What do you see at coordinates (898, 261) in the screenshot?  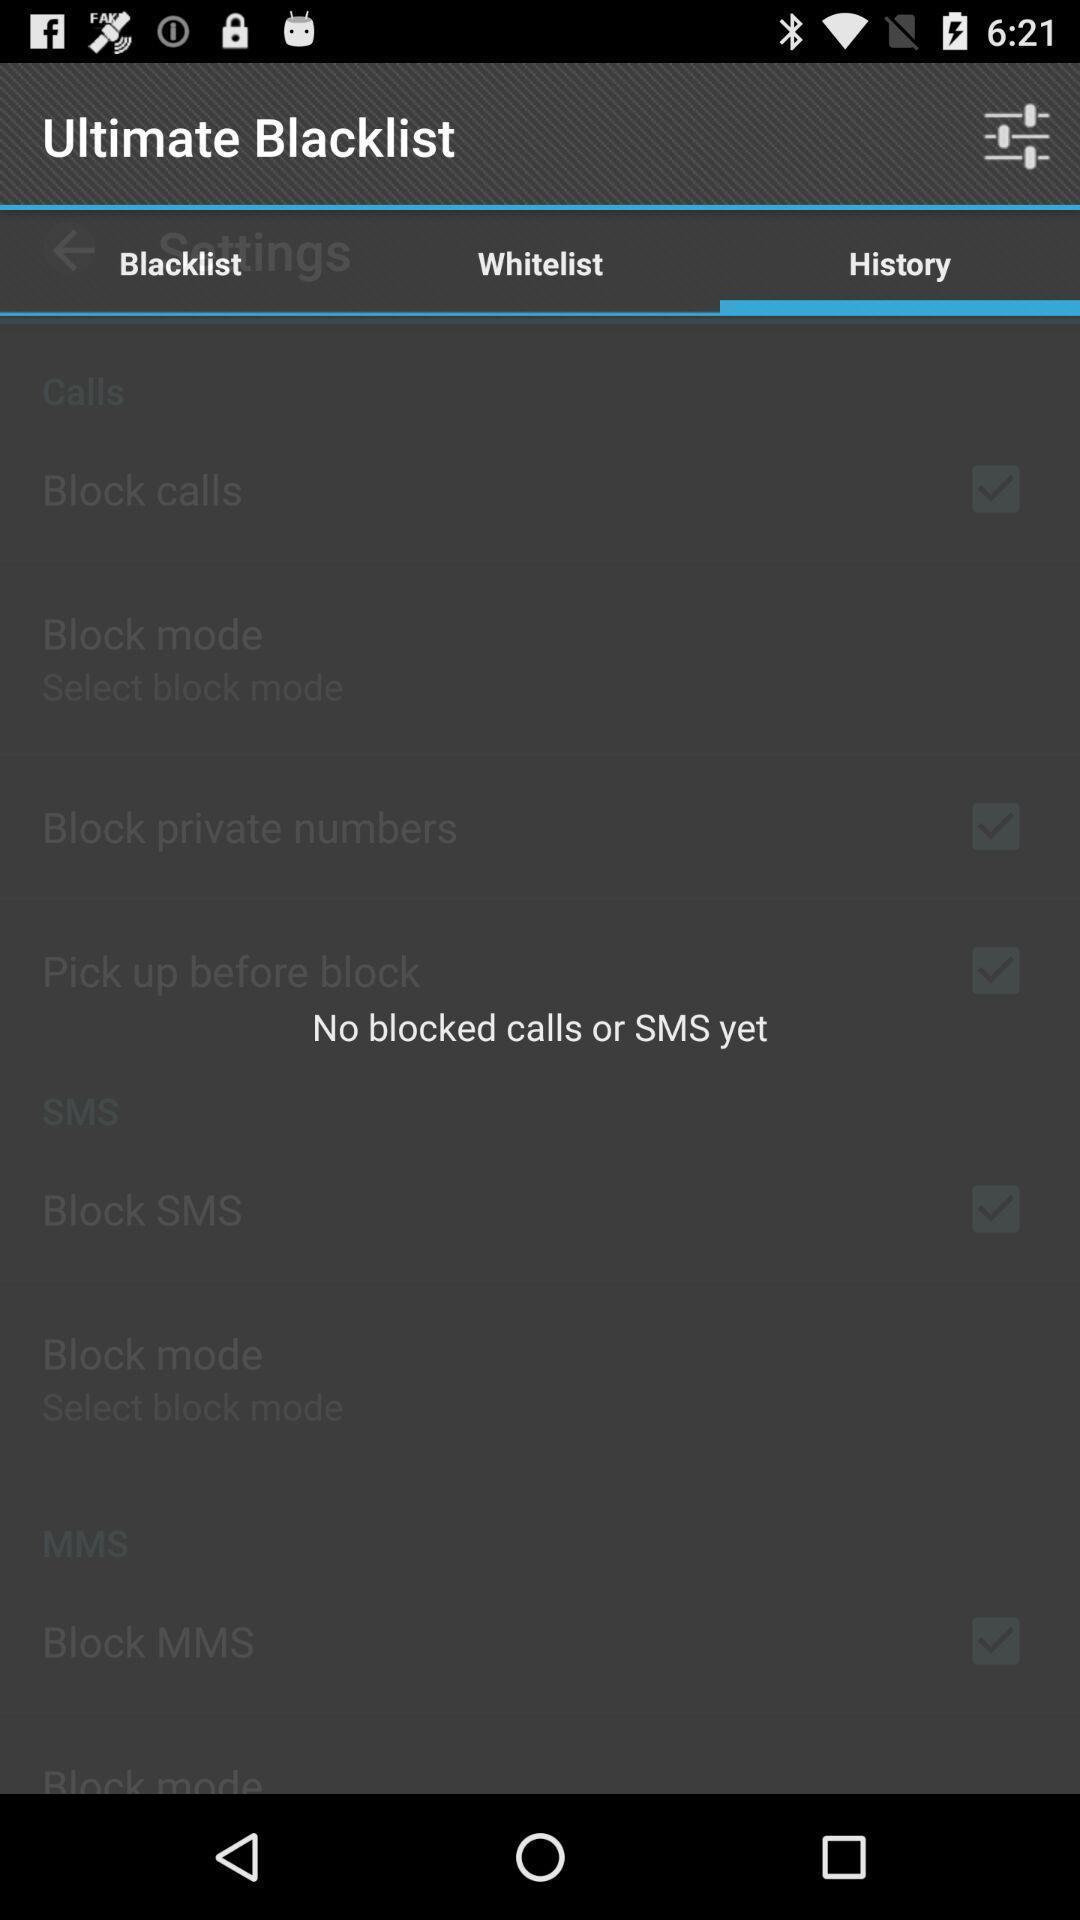 I see `item to the right of whitelist icon` at bounding box center [898, 261].